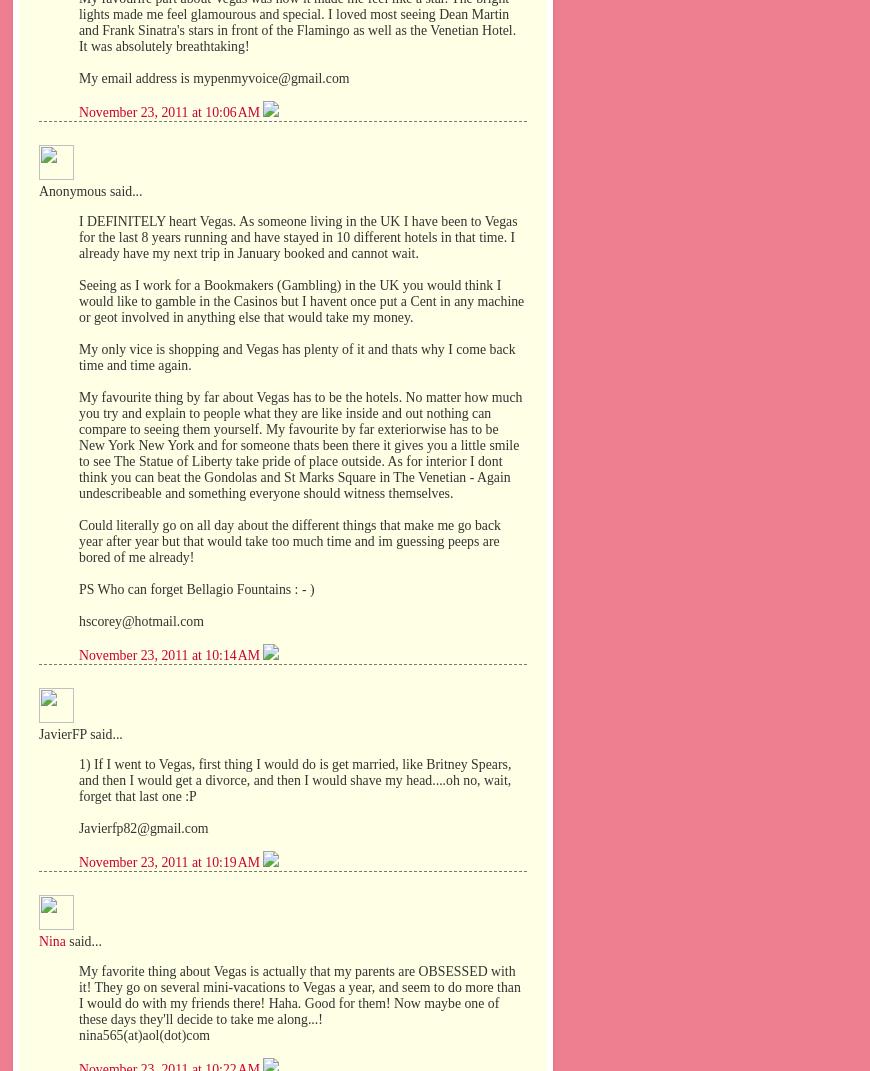 Image resolution: width=870 pixels, height=1071 pixels. What do you see at coordinates (297, 355) in the screenshot?
I see `'My only vice is shopping and Vegas has plenty of it and thats why I come back time and time again.'` at bounding box center [297, 355].